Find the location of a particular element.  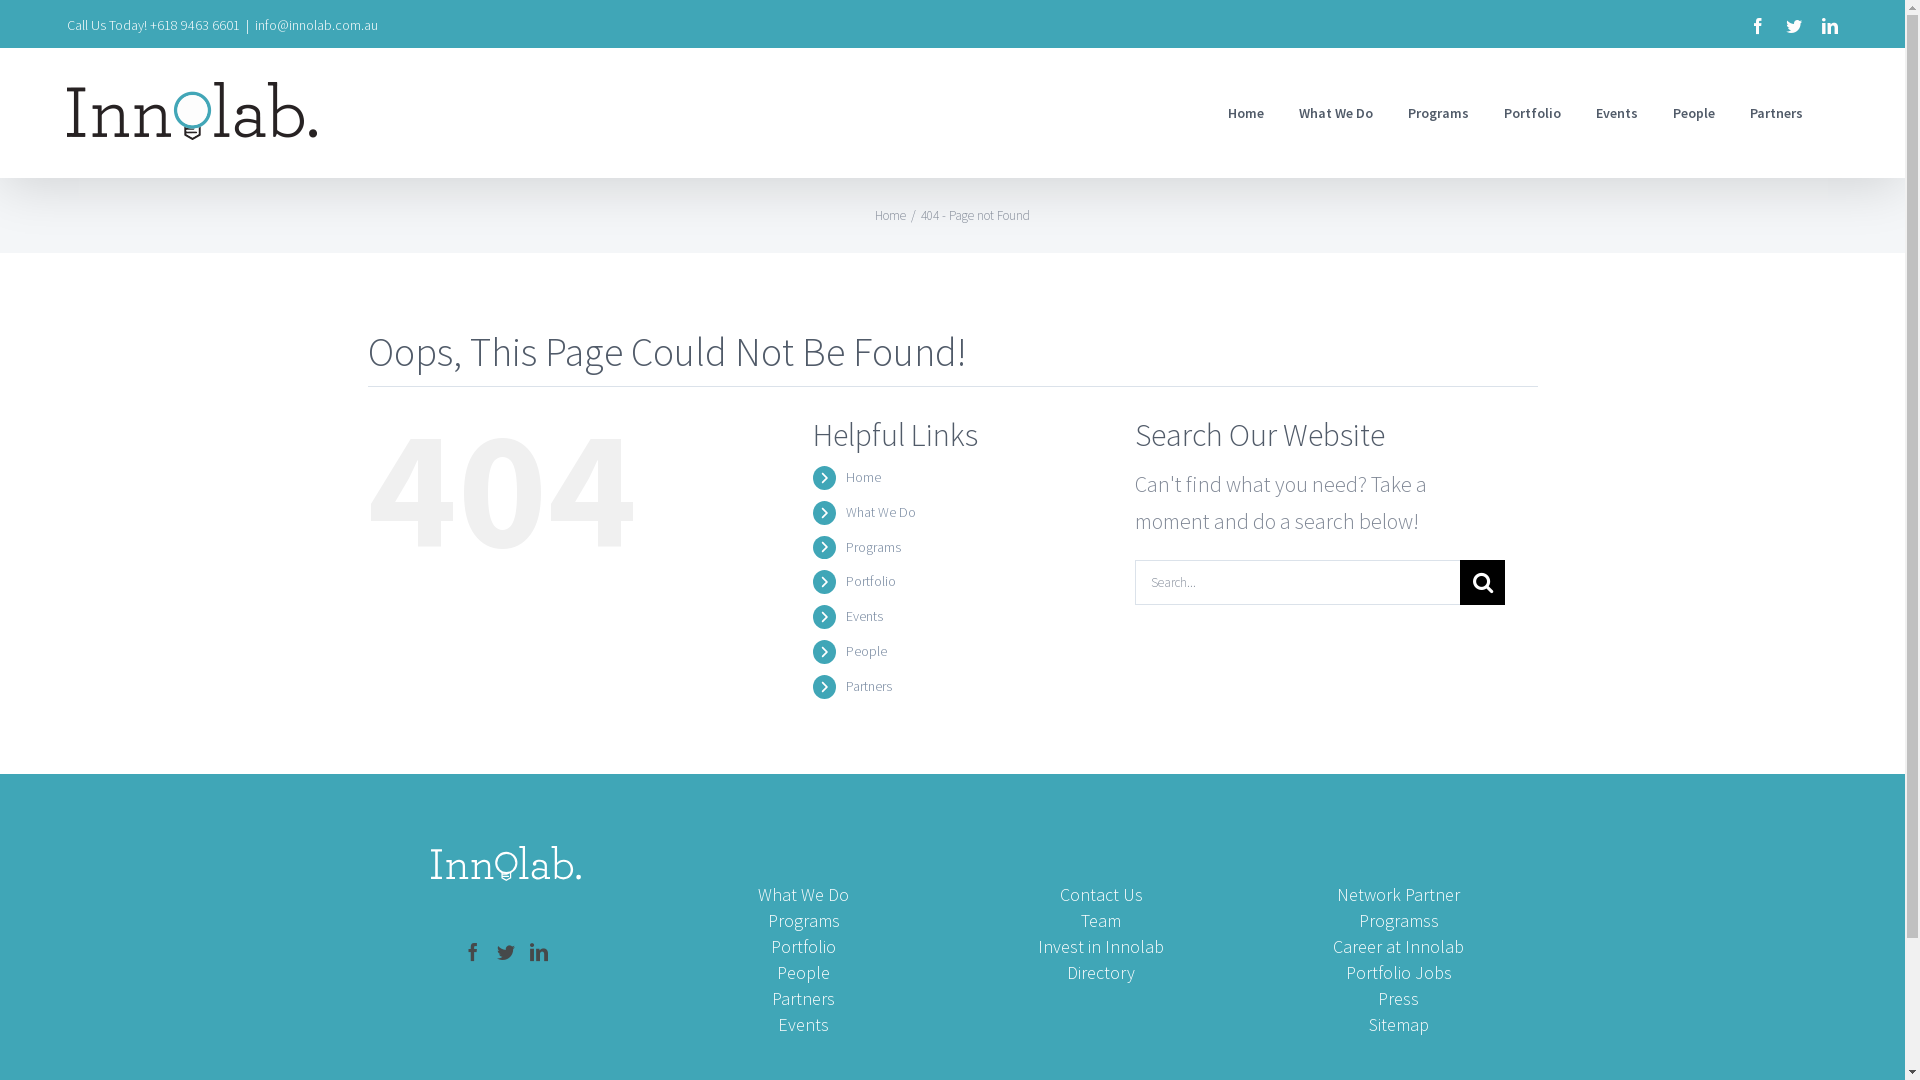

'info@innolab.com.au' is located at coordinates (253, 24).